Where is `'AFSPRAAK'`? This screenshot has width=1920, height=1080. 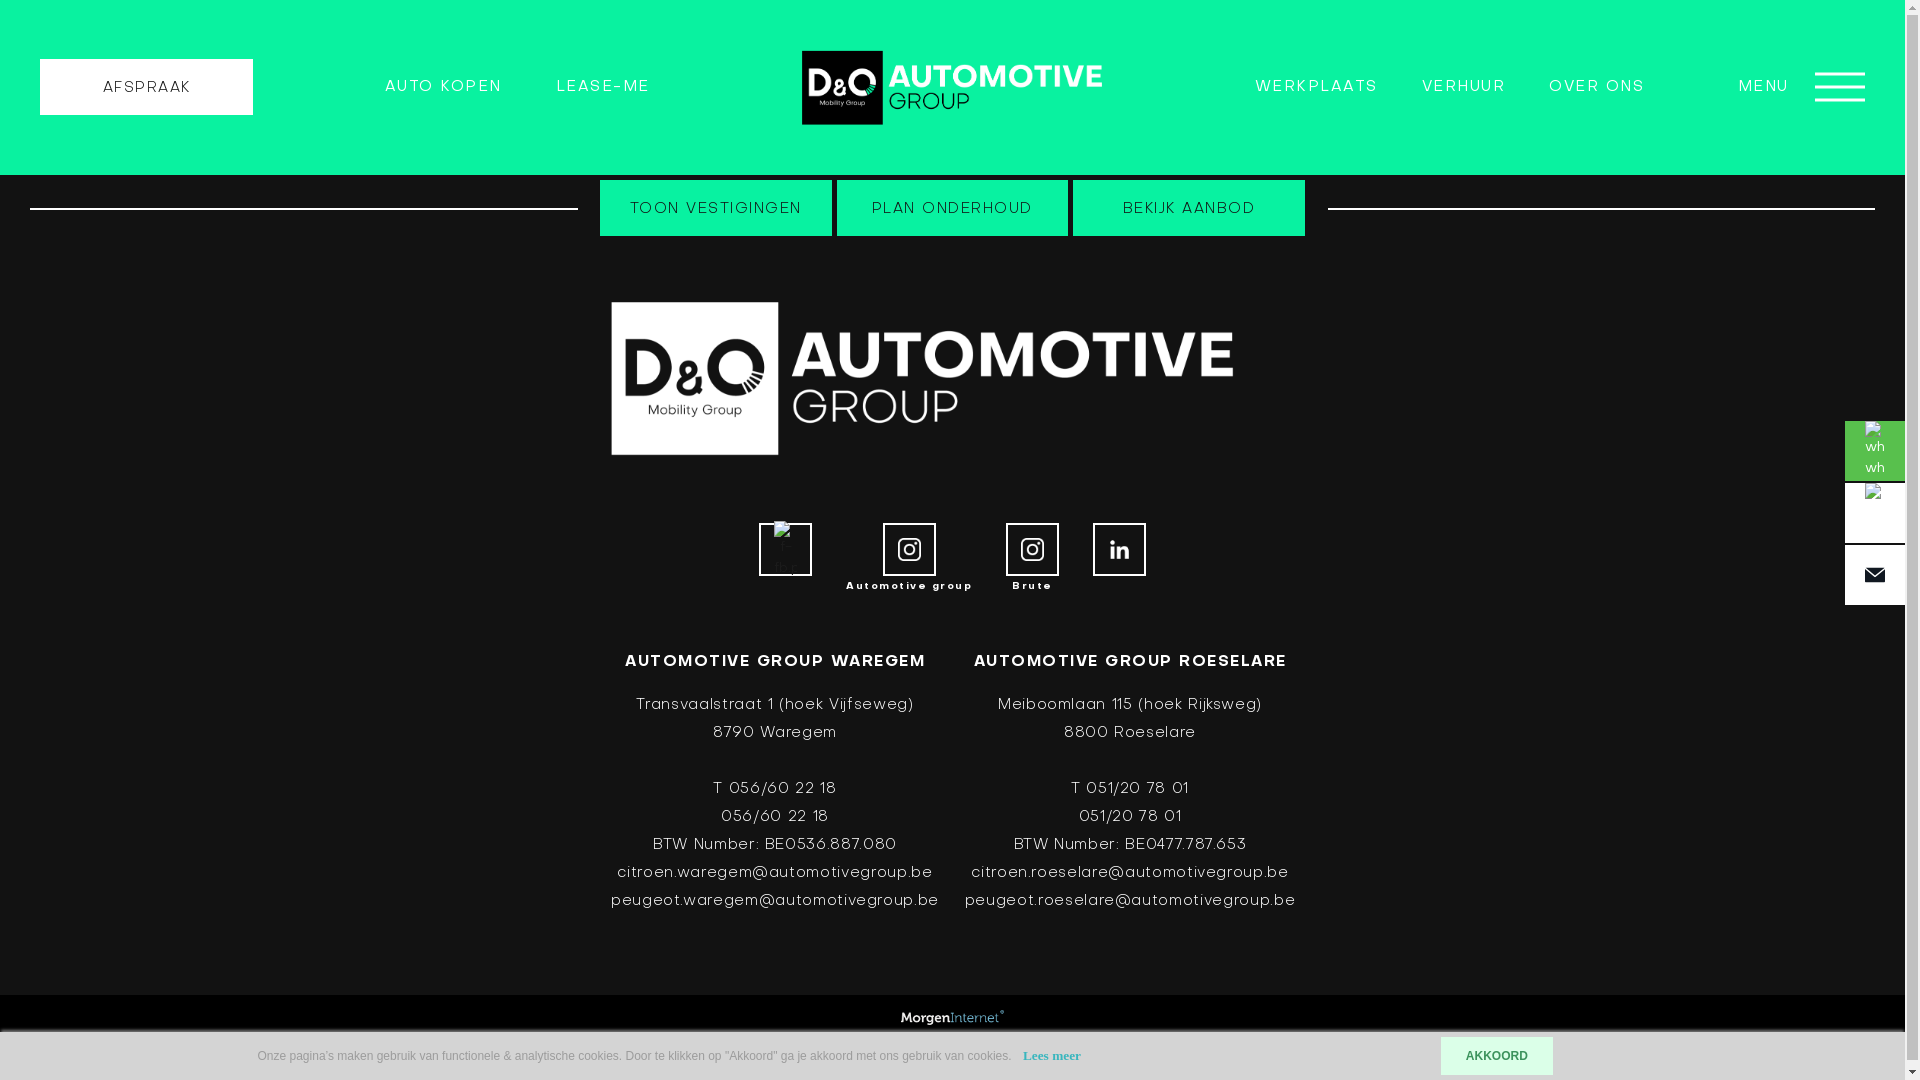
'AFSPRAAK' is located at coordinates (145, 86).